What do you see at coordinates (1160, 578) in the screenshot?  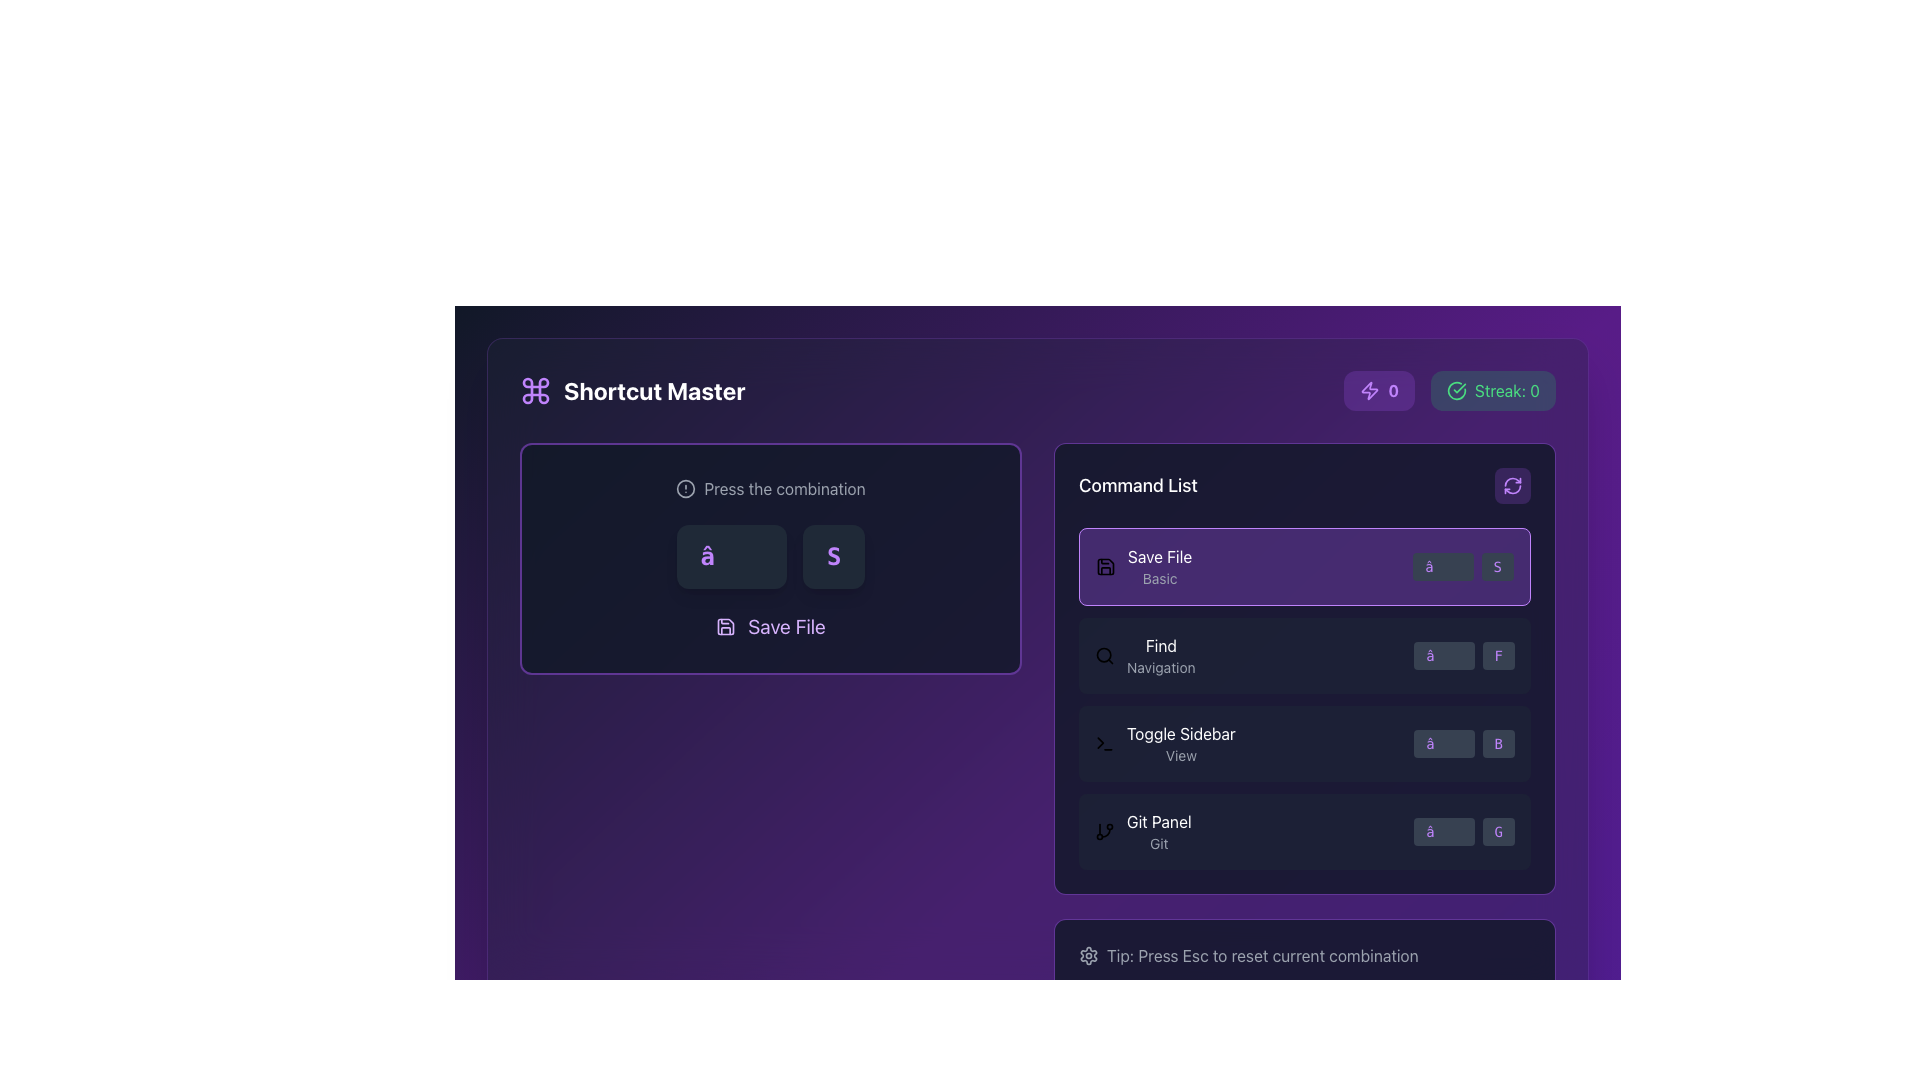 I see `the text label located just below the 'Save File' text in the 'Command List' section of the right panel` at bounding box center [1160, 578].